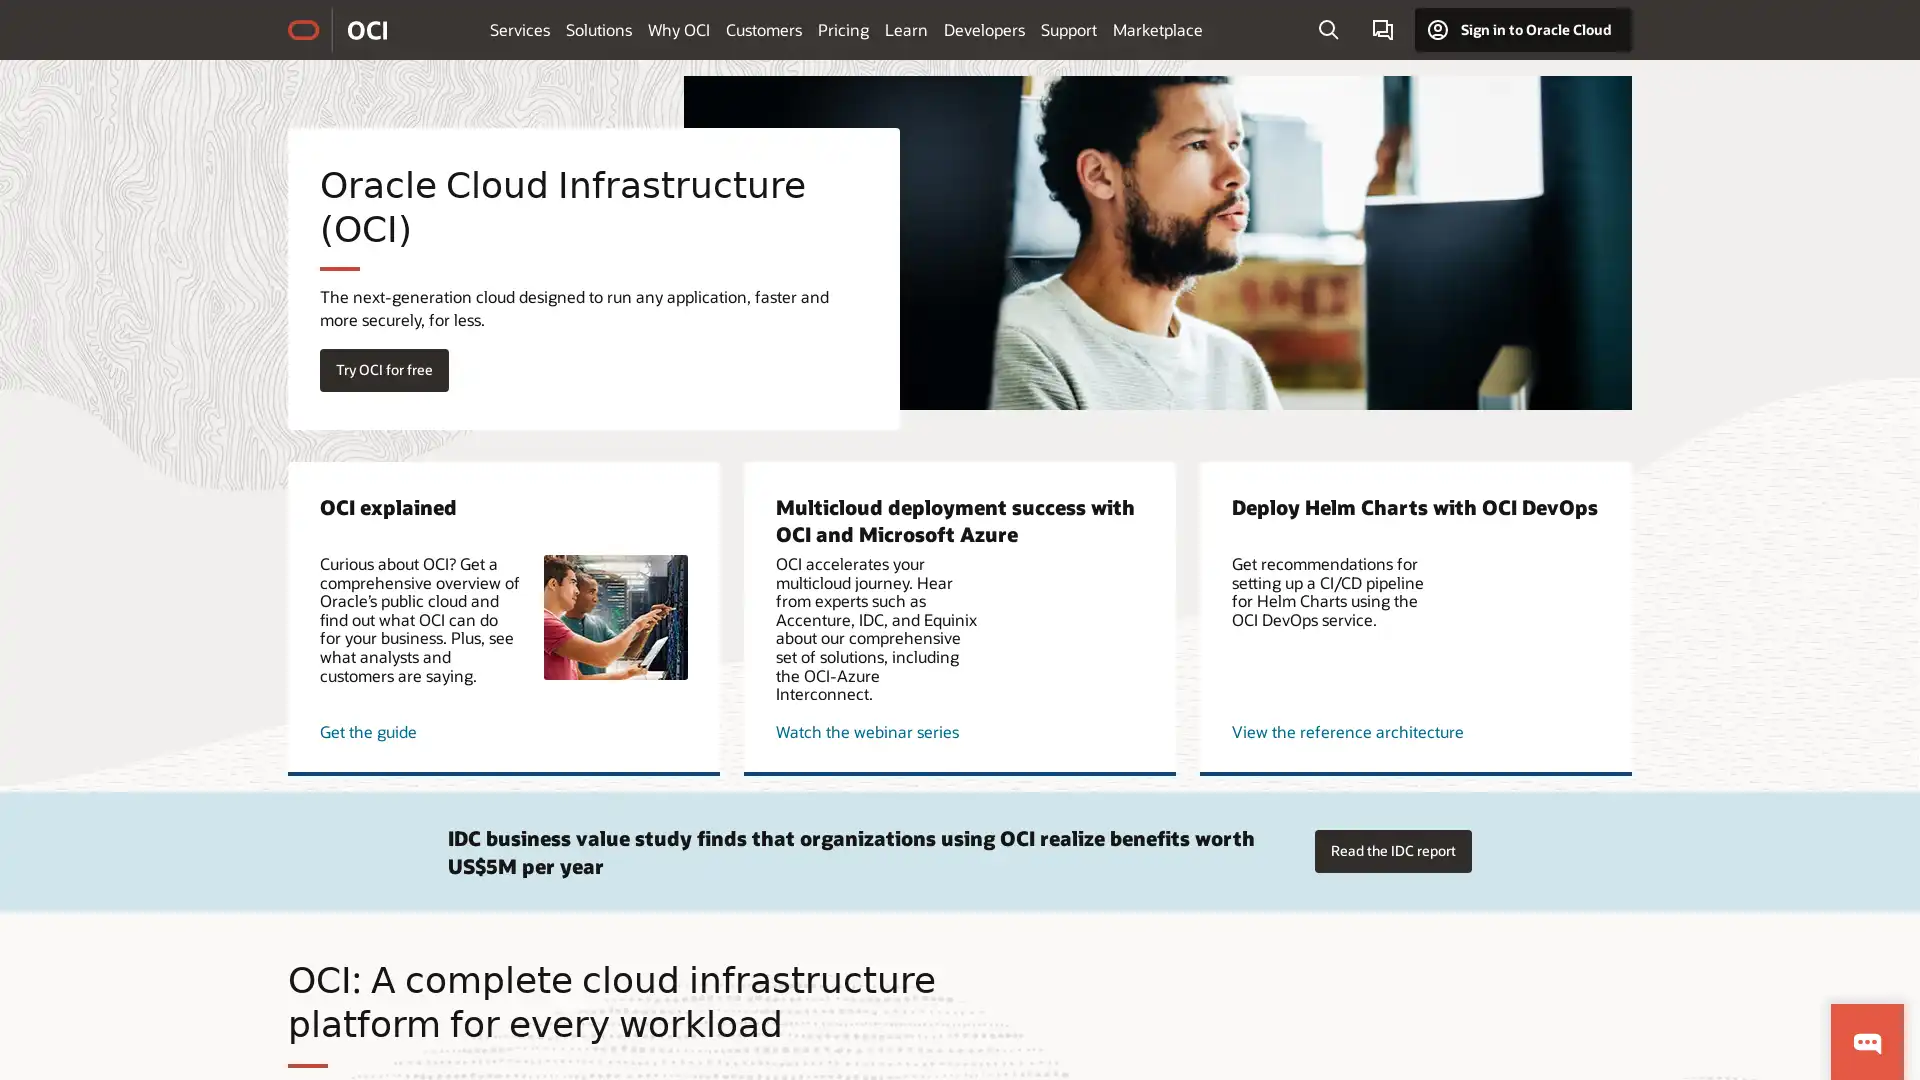  Describe the element at coordinates (519, 29) in the screenshot. I see `Services` at that location.